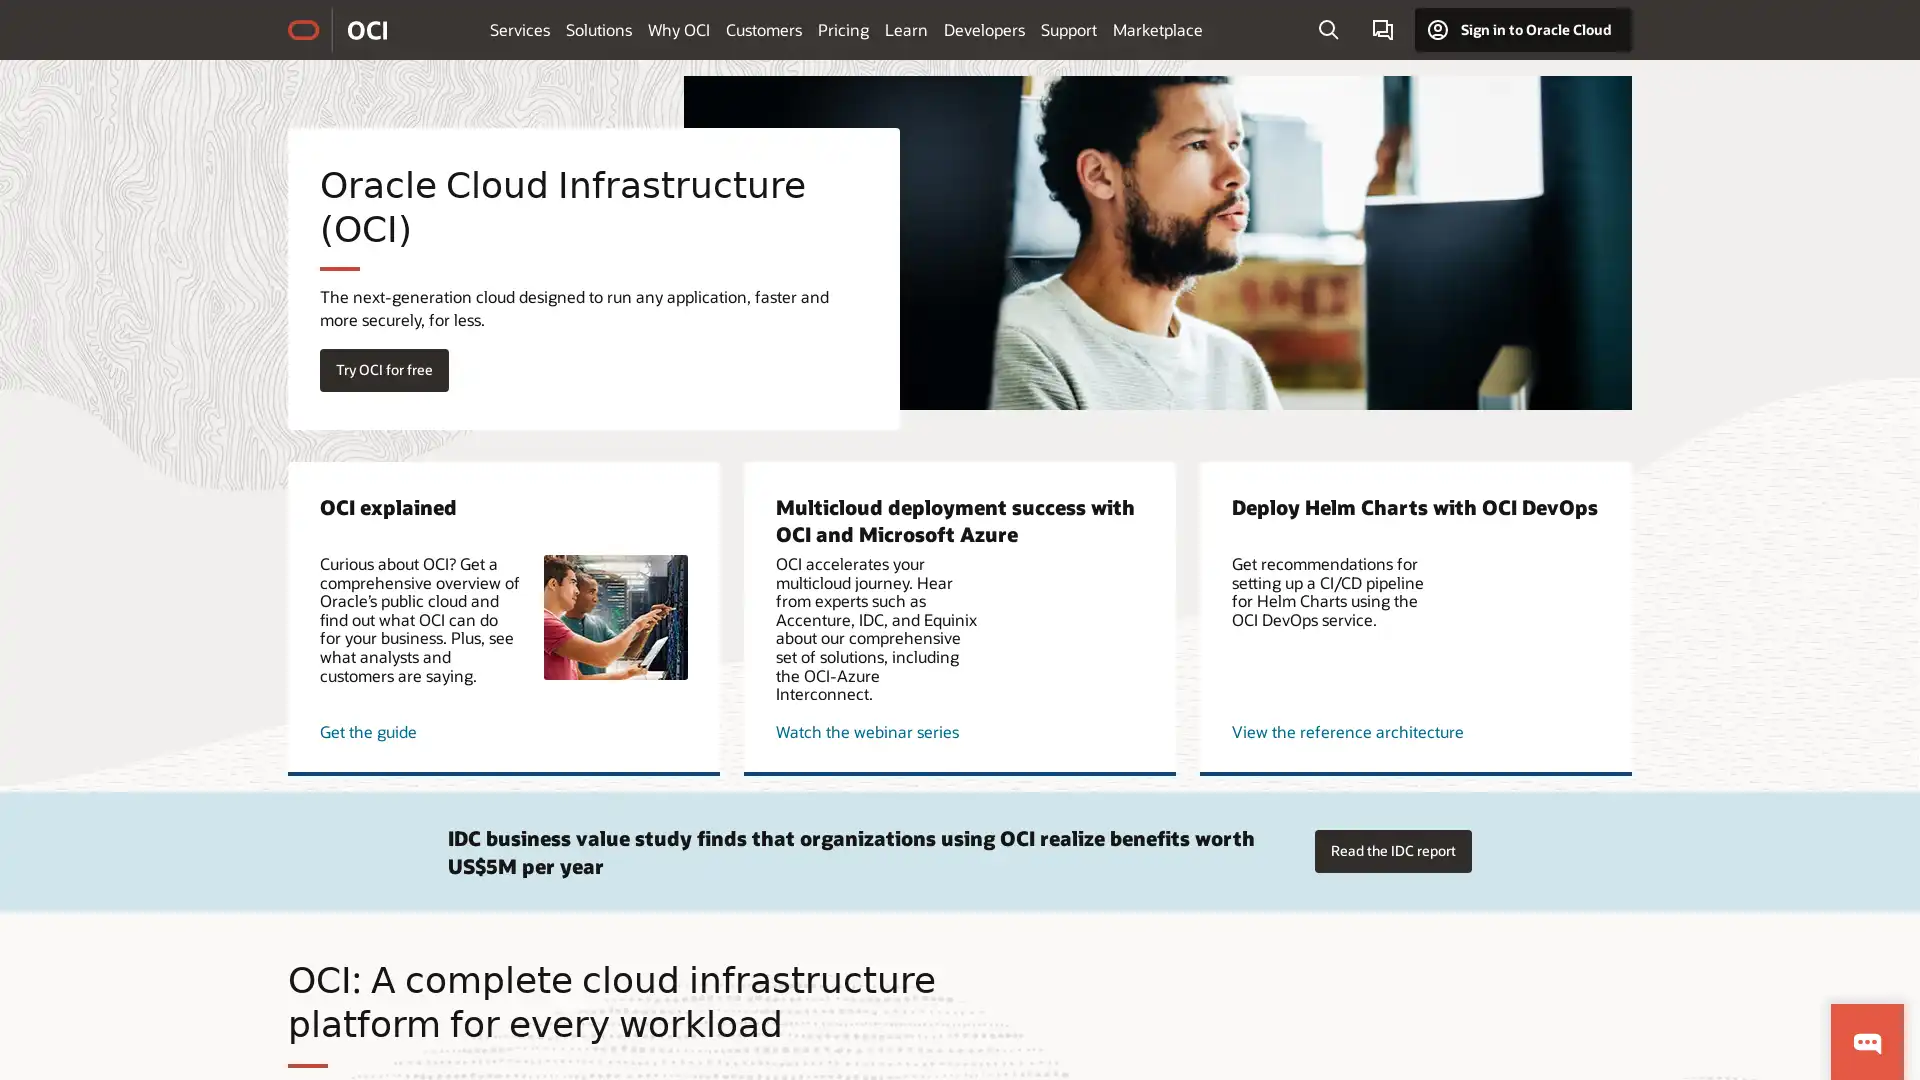  Describe the element at coordinates (519, 29) in the screenshot. I see `Services` at that location.